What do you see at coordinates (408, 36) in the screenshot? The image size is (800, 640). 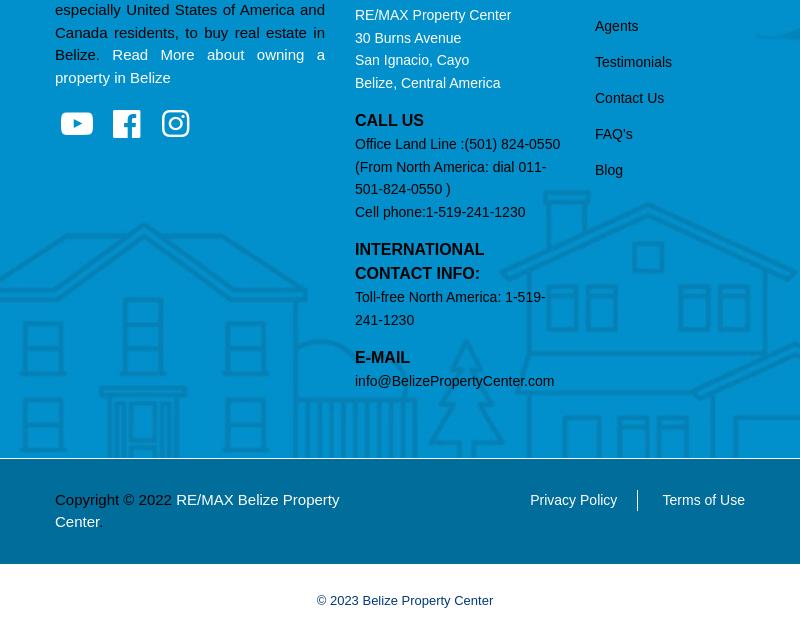 I see `'30 Burns Avenue'` at bounding box center [408, 36].